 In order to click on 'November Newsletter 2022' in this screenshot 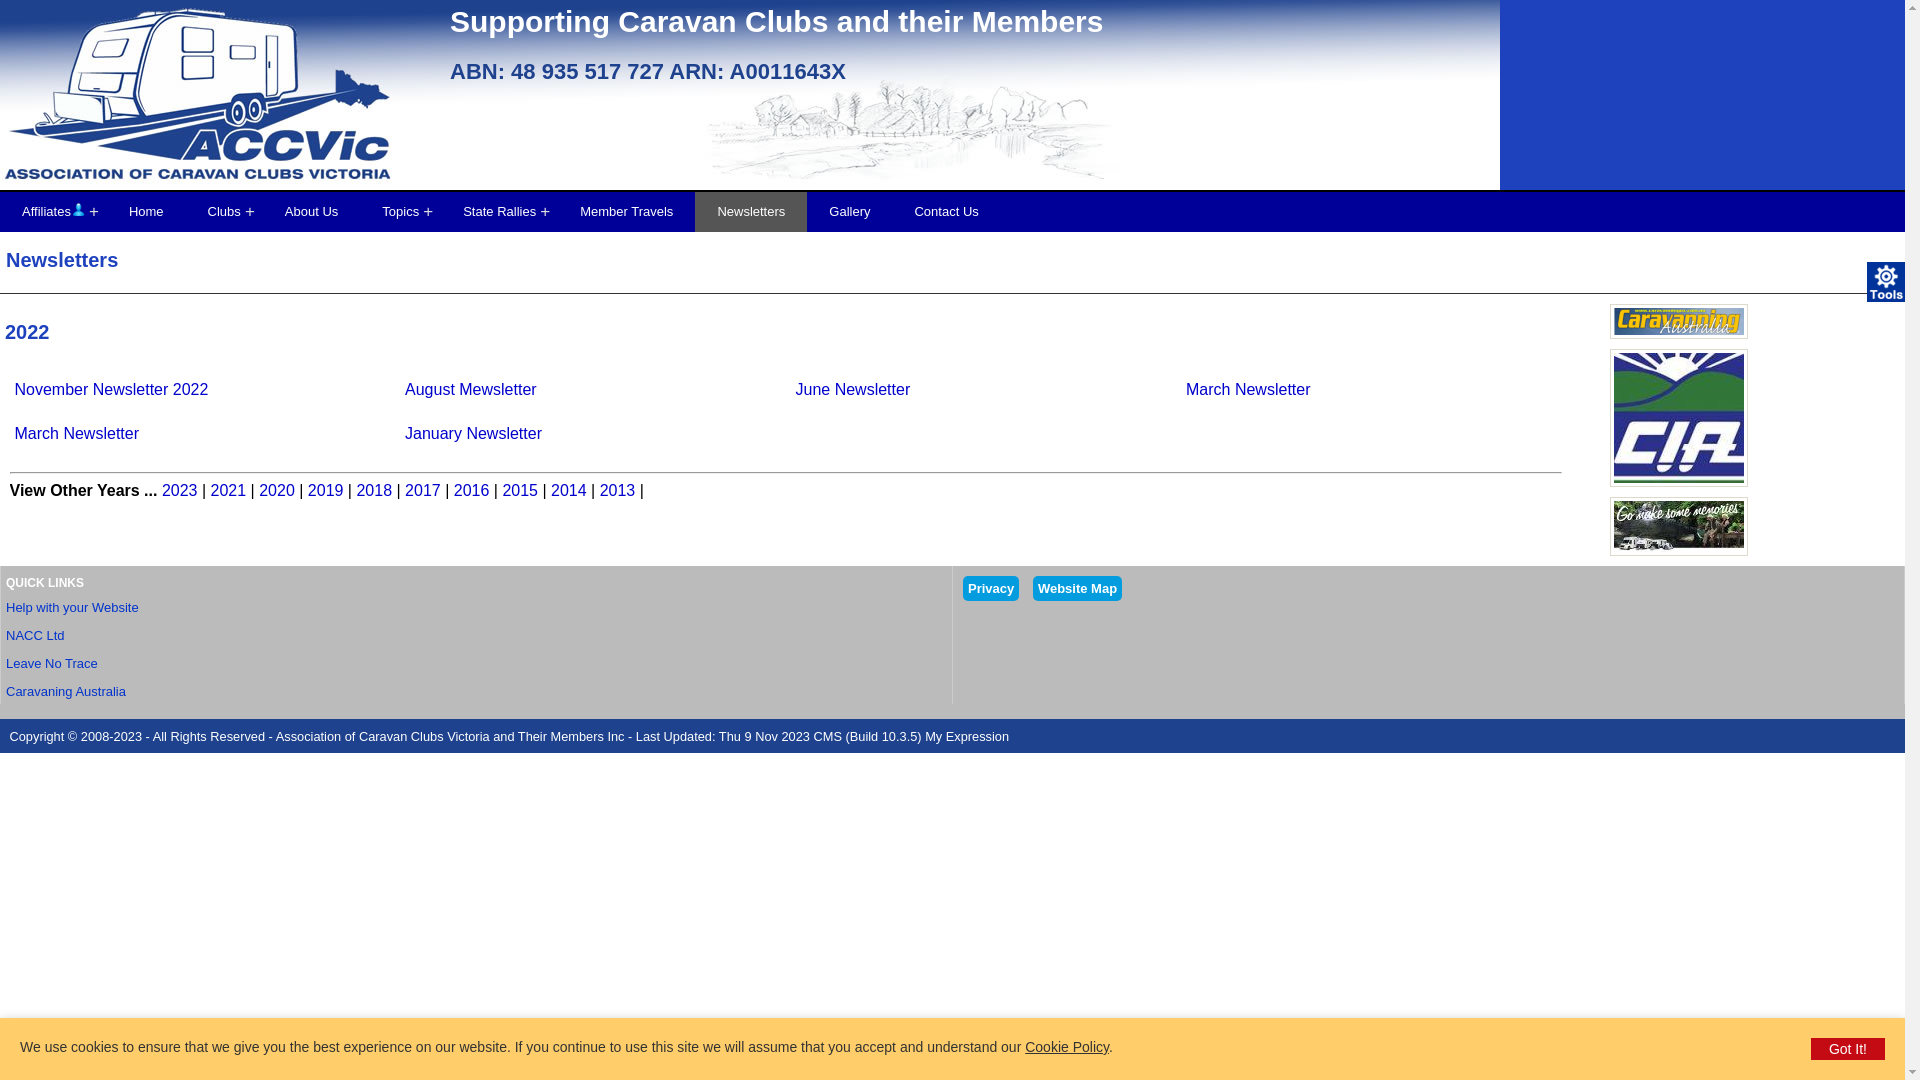, I will do `click(110, 389)`.